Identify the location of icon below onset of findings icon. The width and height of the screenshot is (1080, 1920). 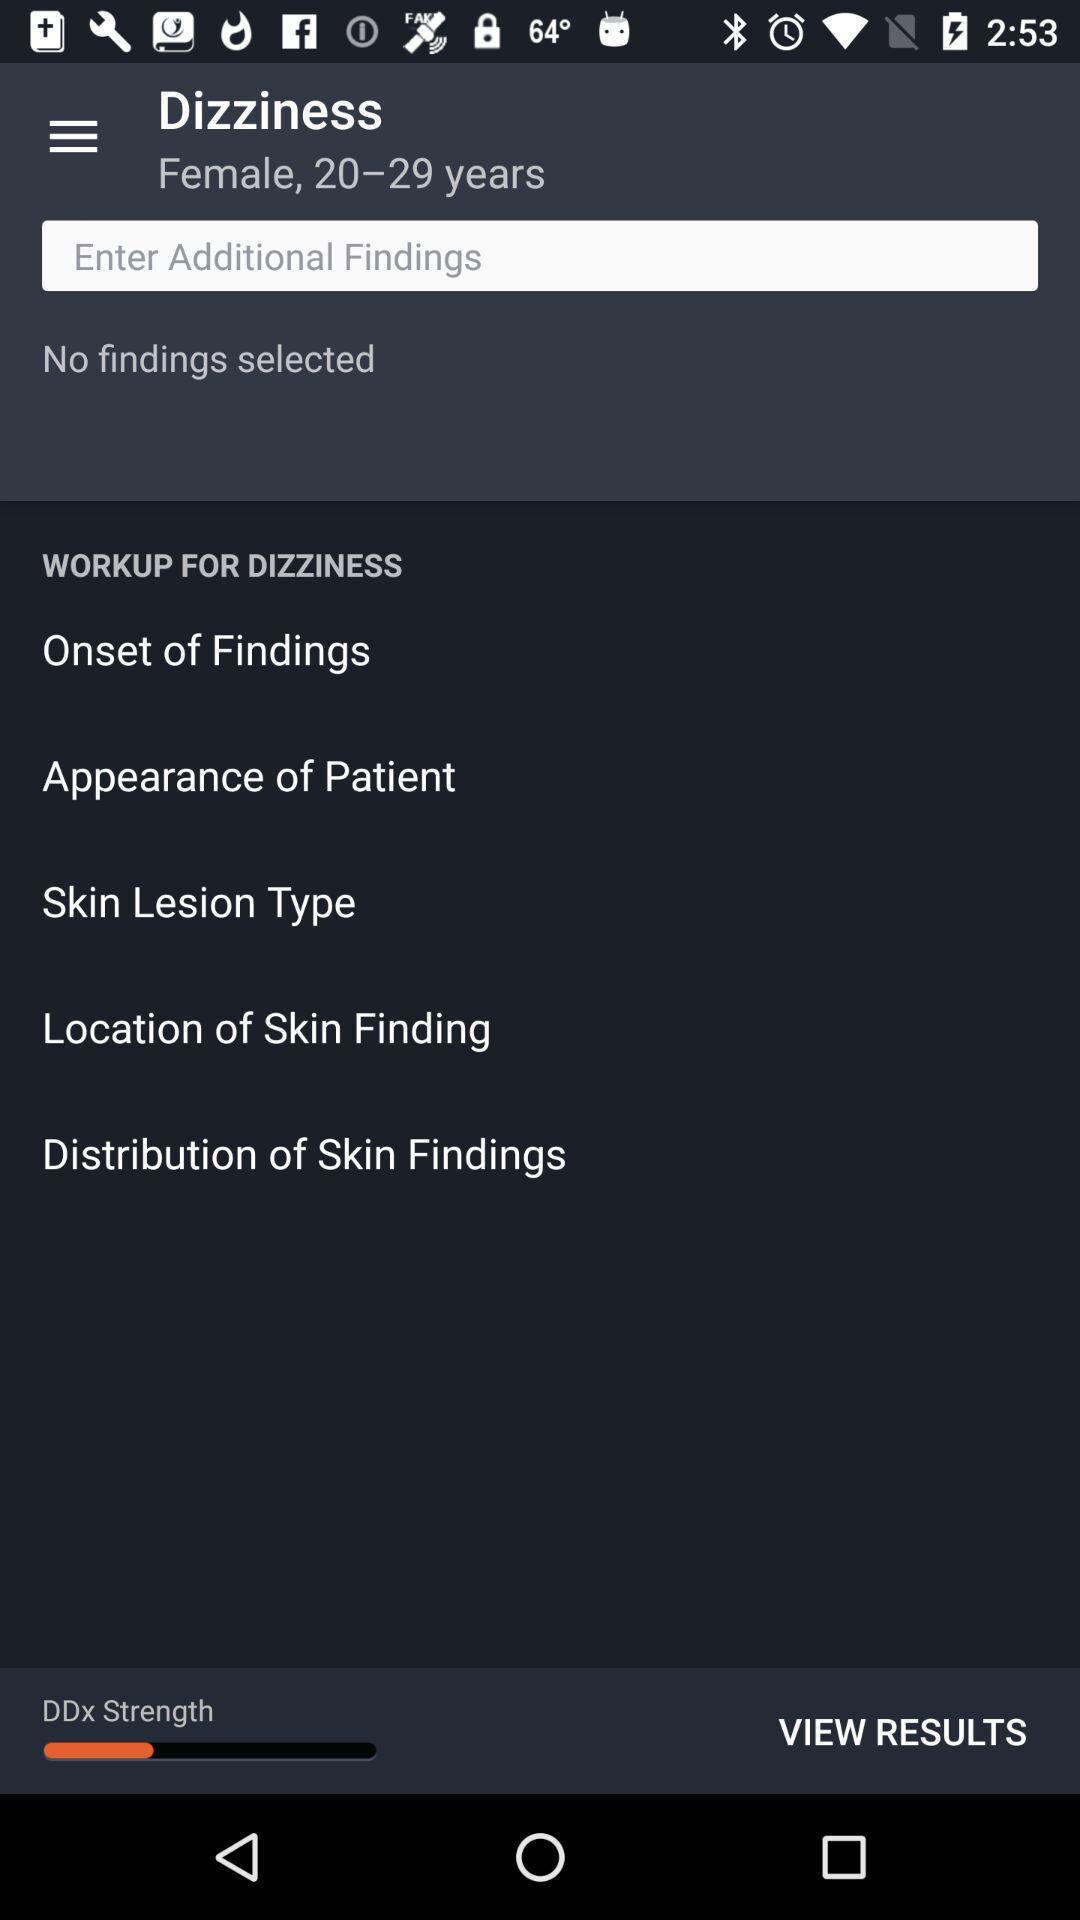
(540, 773).